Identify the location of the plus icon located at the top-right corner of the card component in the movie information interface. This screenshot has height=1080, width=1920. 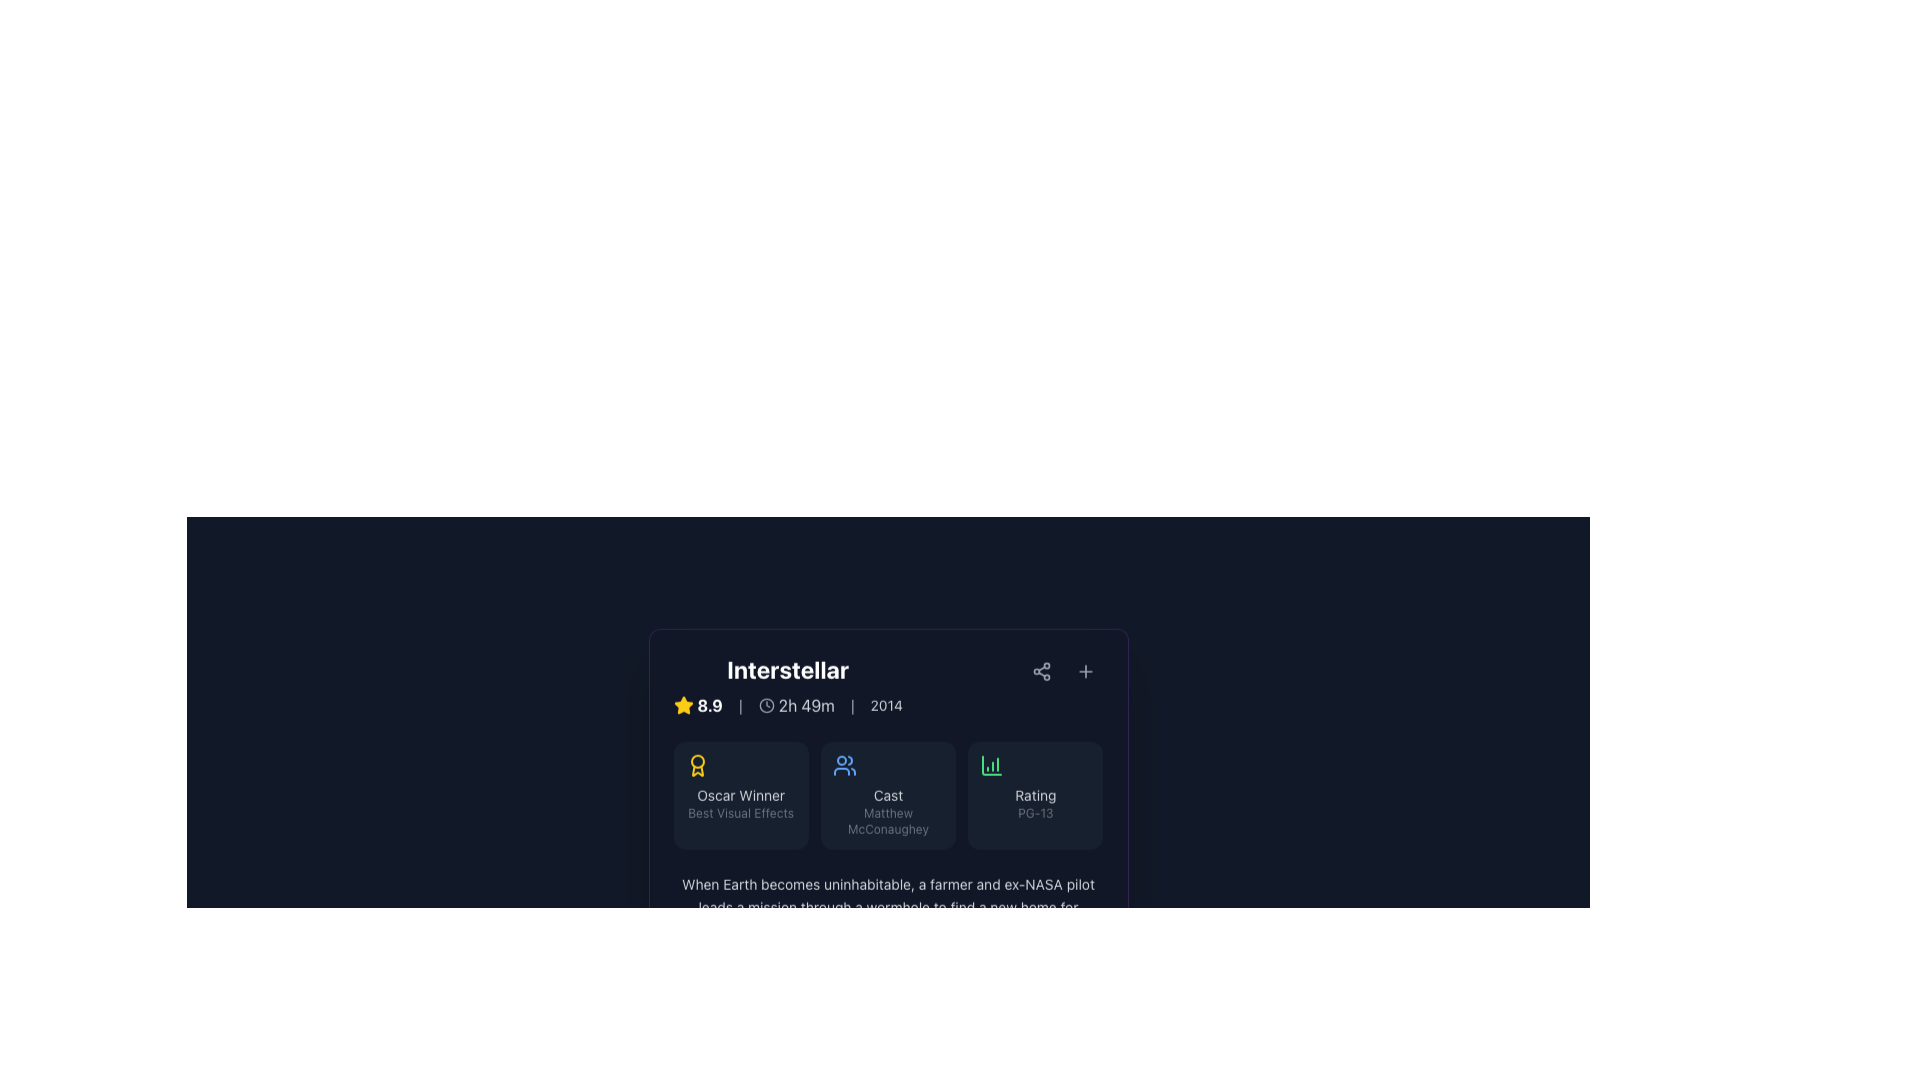
(1084, 671).